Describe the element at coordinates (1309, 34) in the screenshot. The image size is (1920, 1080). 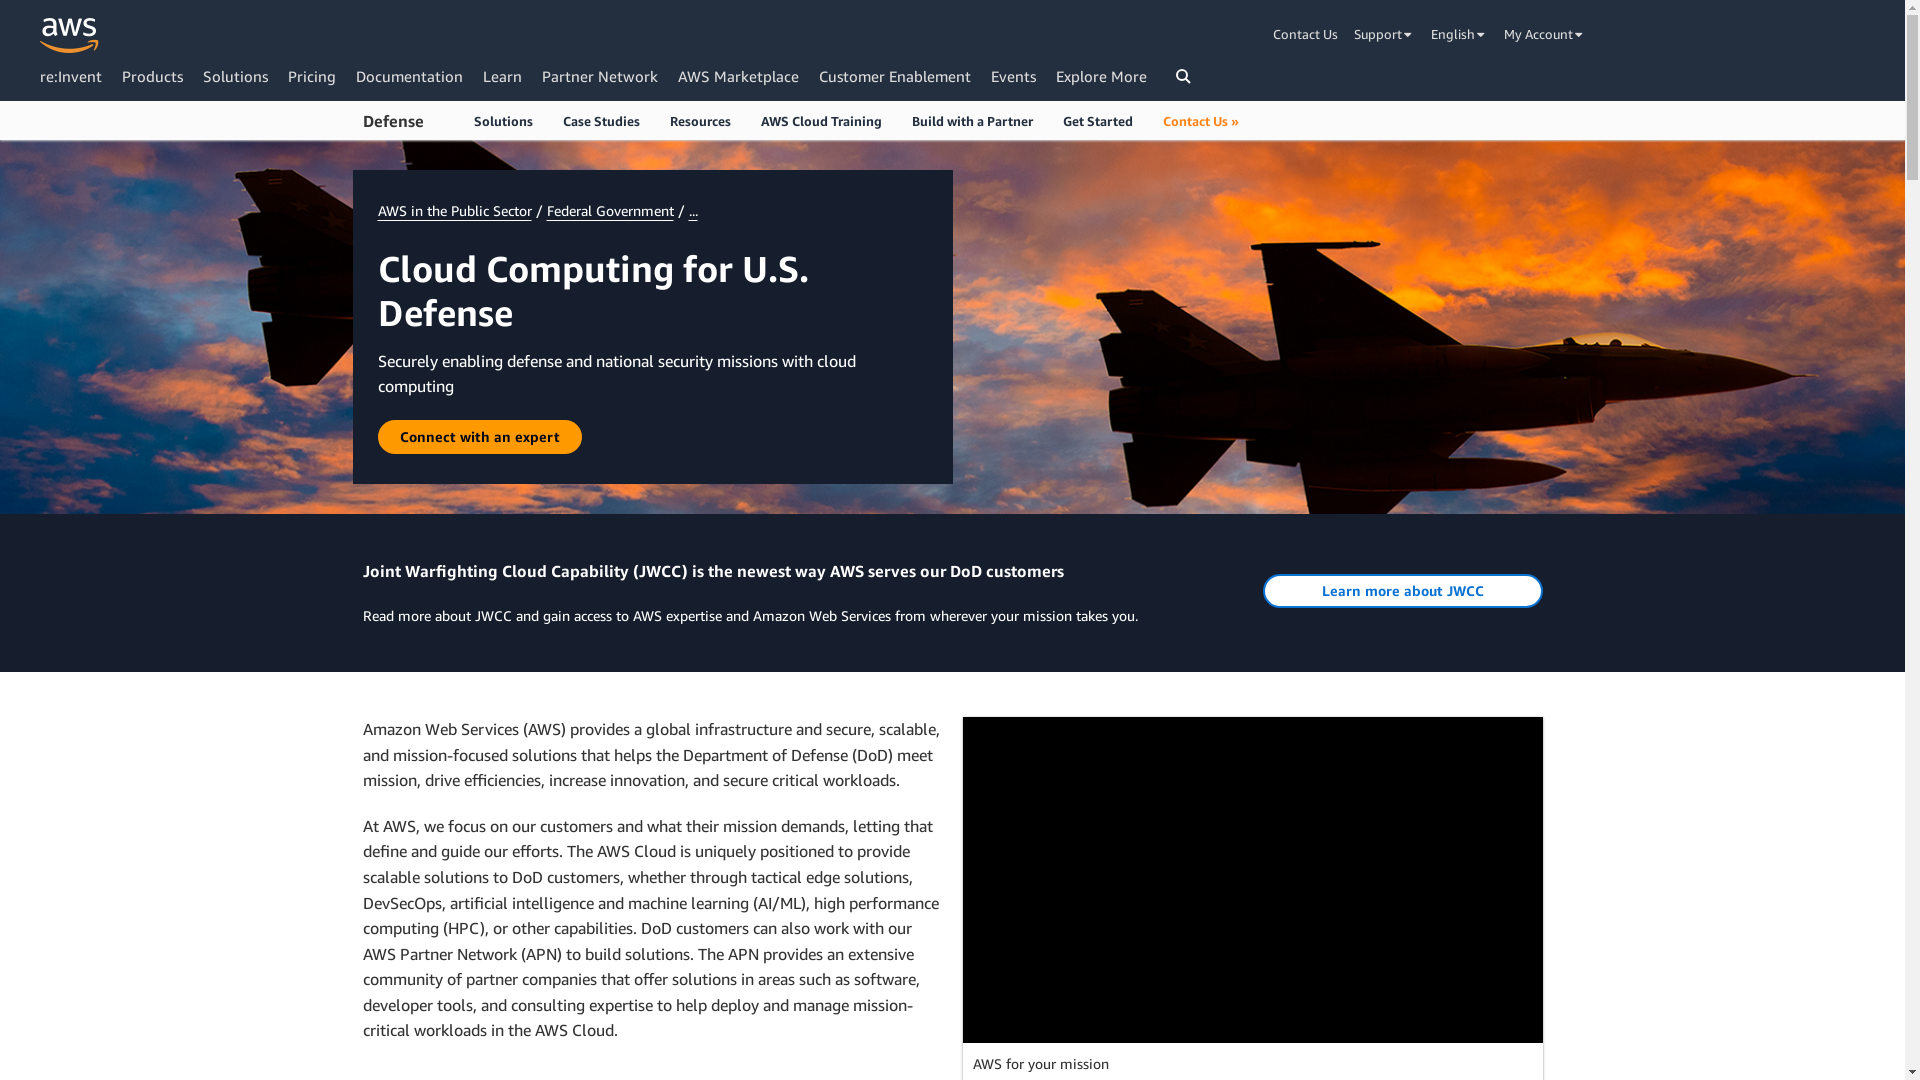
I see `'Contact Us'` at that location.